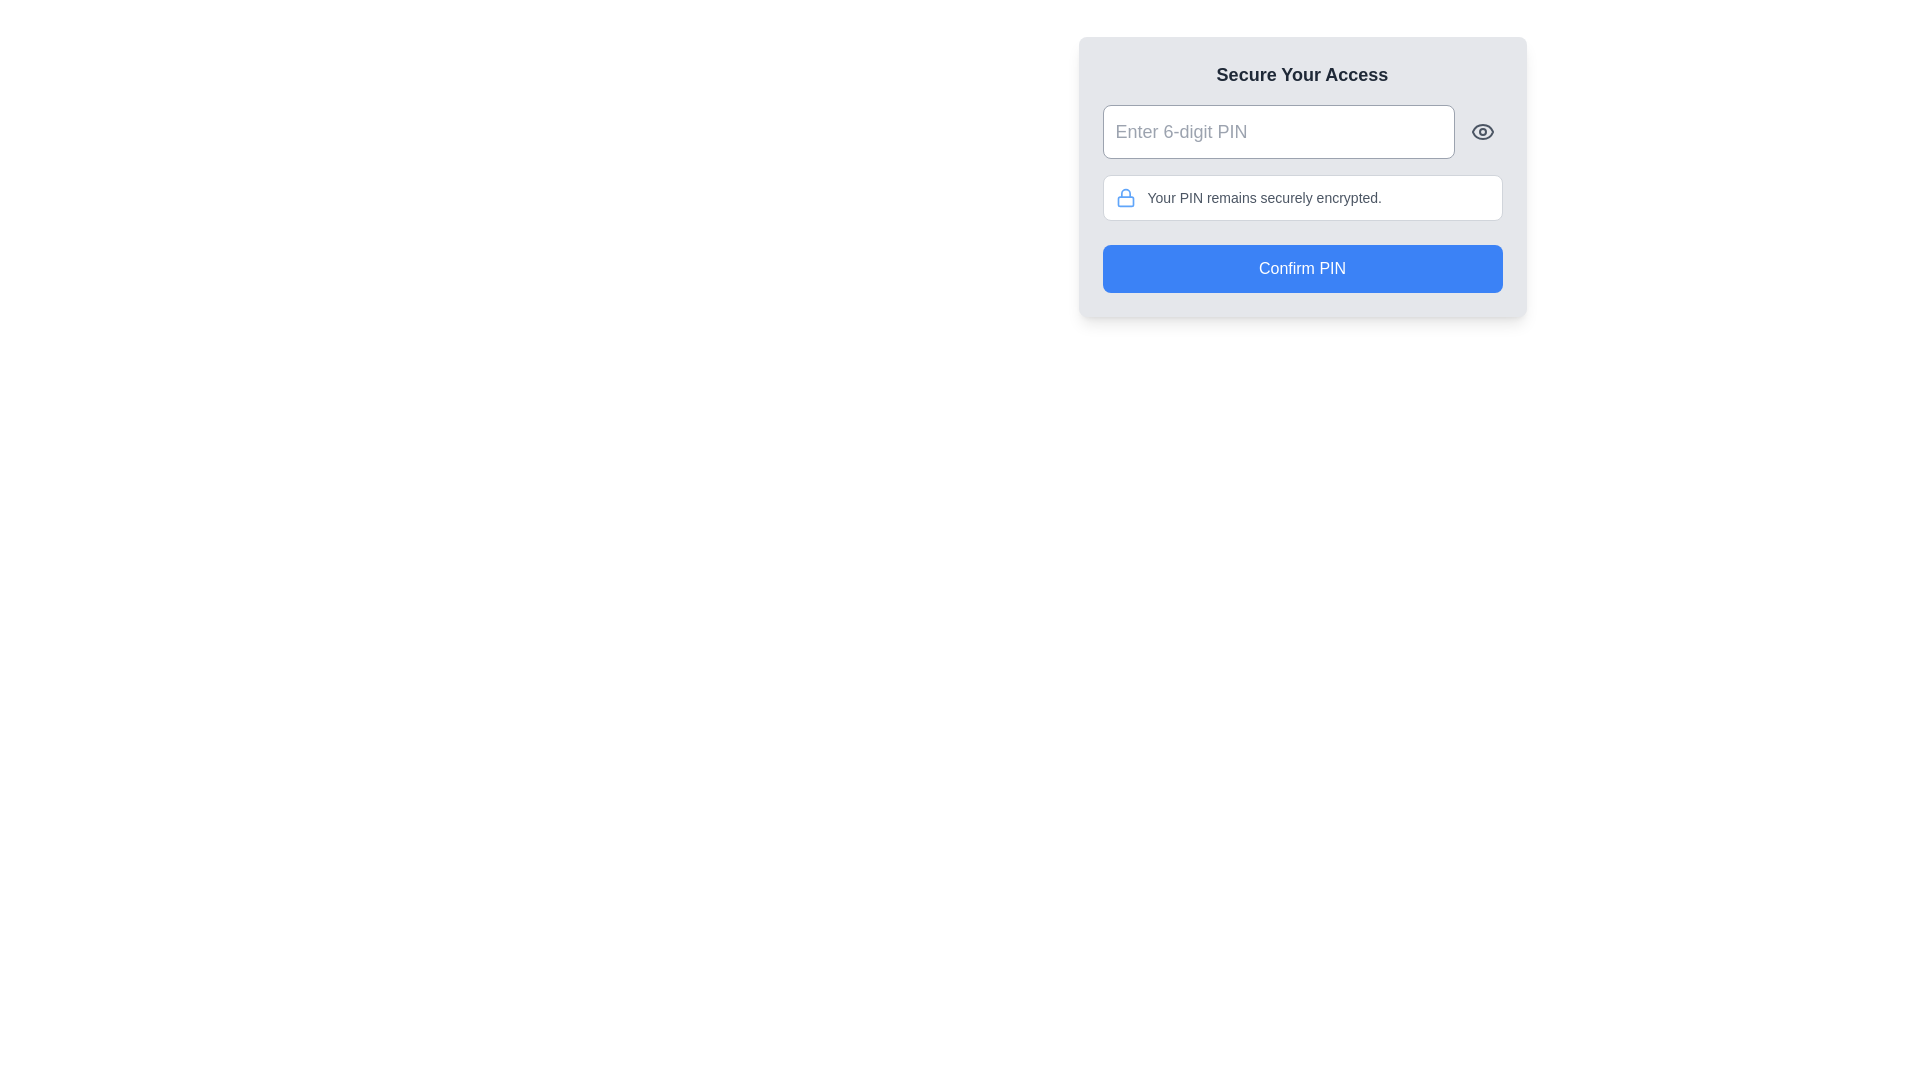 This screenshot has height=1080, width=1920. I want to click on the confirm button at the bottom of the secure PIN form to initiate the verification process, so click(1302, 268).